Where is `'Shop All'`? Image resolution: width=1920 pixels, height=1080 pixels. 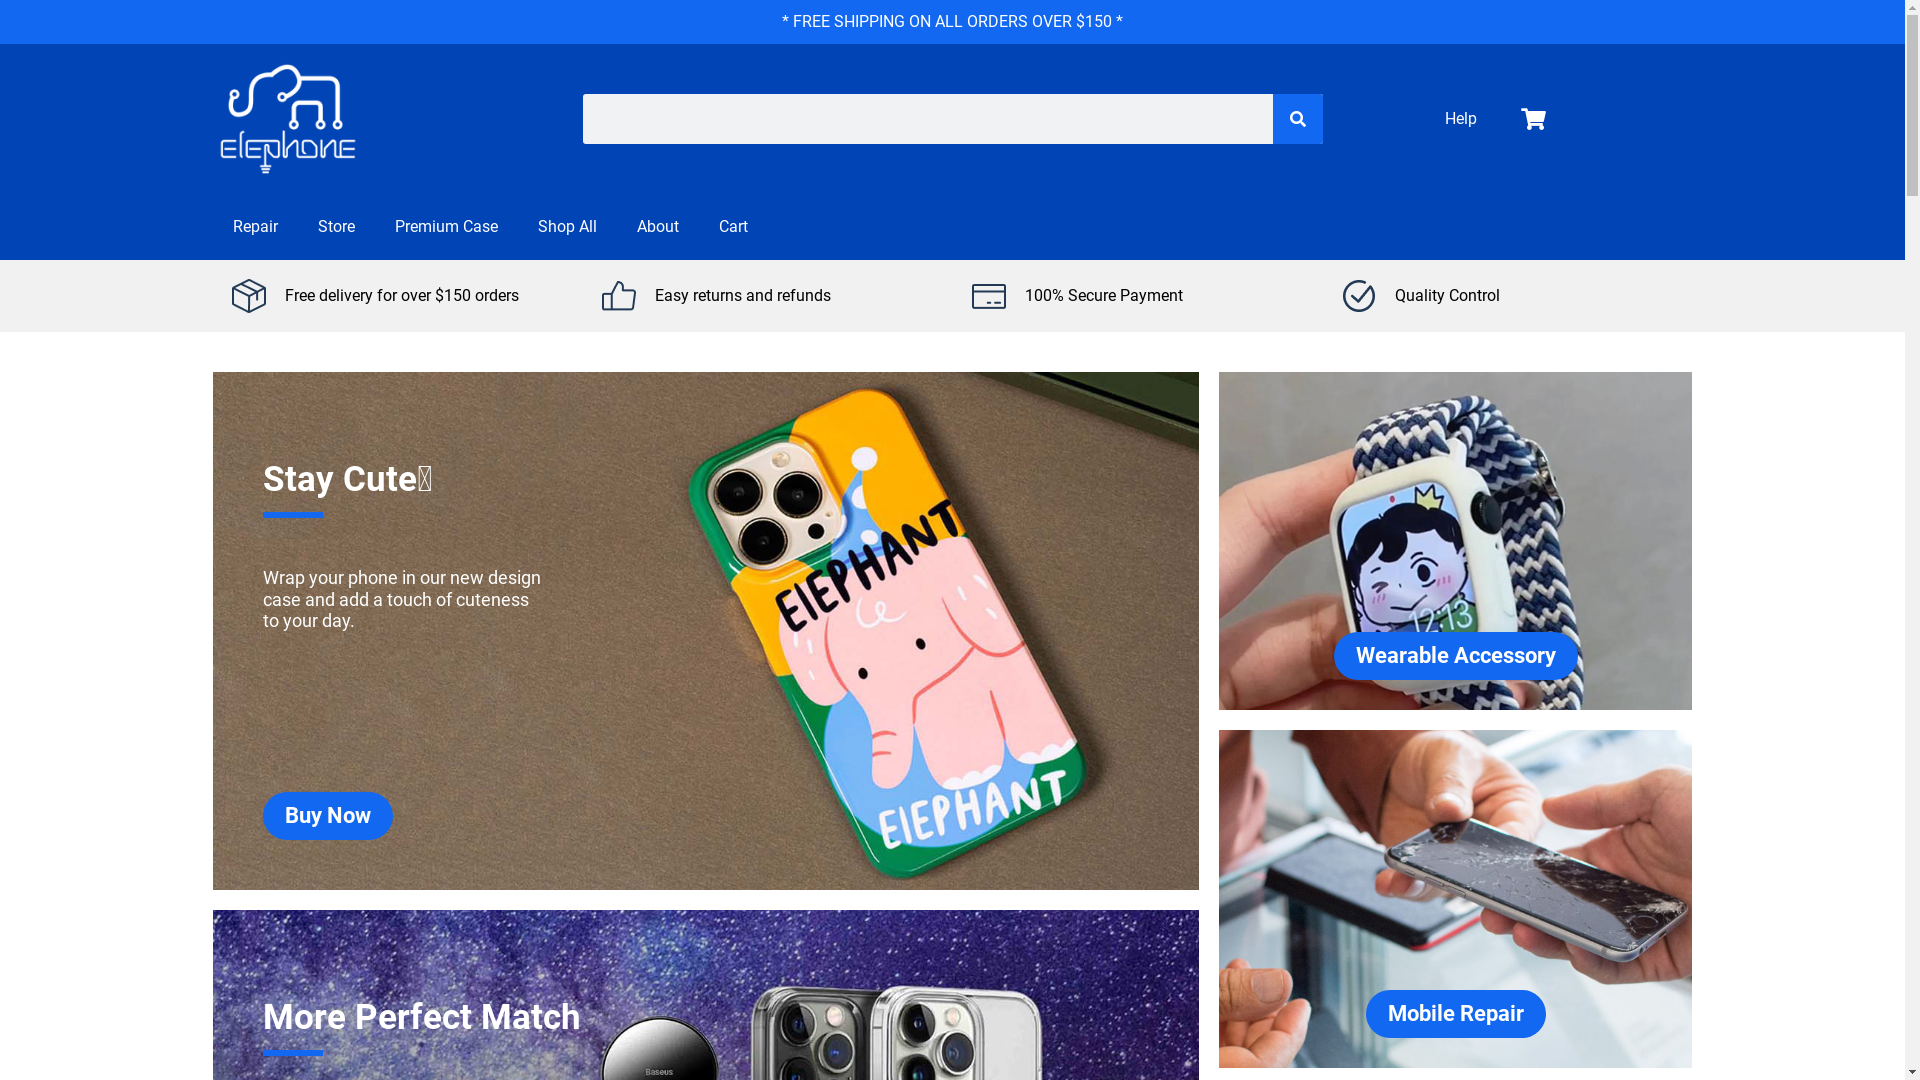 'Shop All' is located at coordinates (518, 226).